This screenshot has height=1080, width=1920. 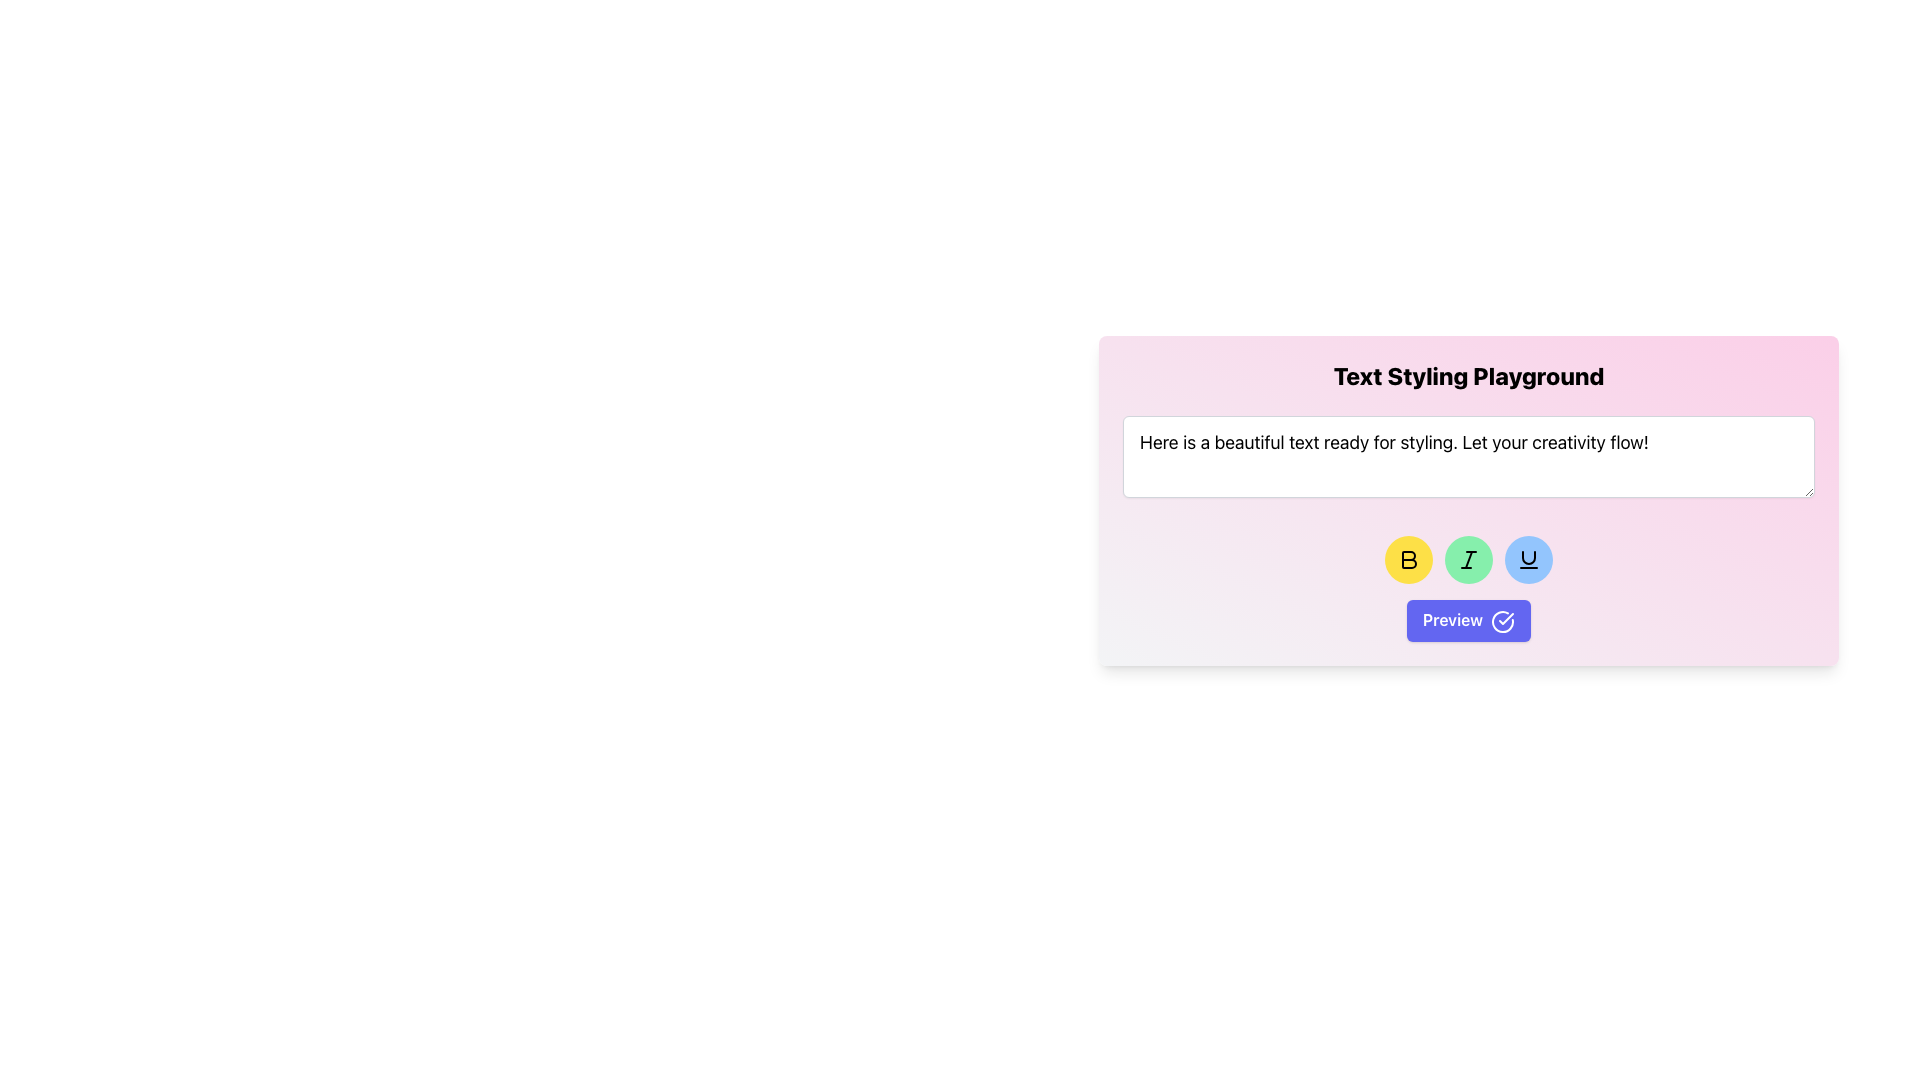 I want to click on the circular yellow button with a bold black 'B' to apply bold styling, located at the bottom of the pink-styled text tool interface, left of the italic and underline buttons, so click(x=1408, y=559).